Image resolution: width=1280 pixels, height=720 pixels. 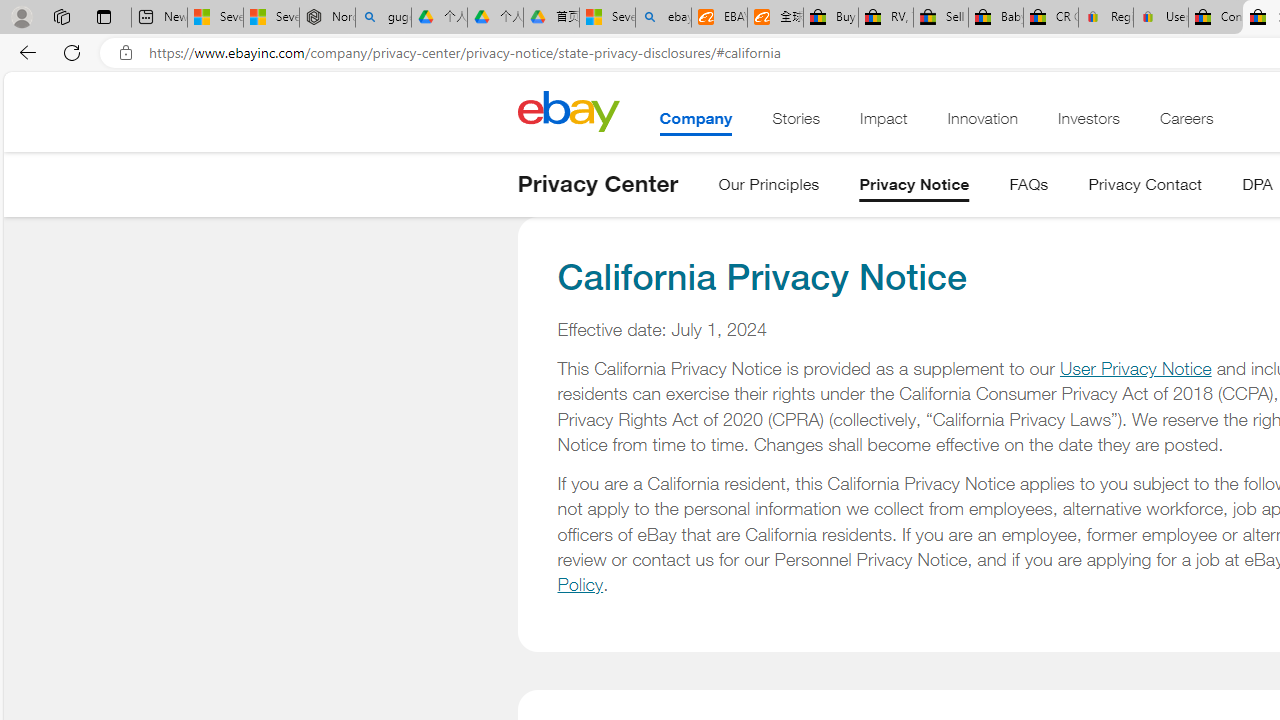 What do you see at coordinates (1029, 188) in the screenshot?
I see `'FAQs'` at bounding box center [1029, 188].